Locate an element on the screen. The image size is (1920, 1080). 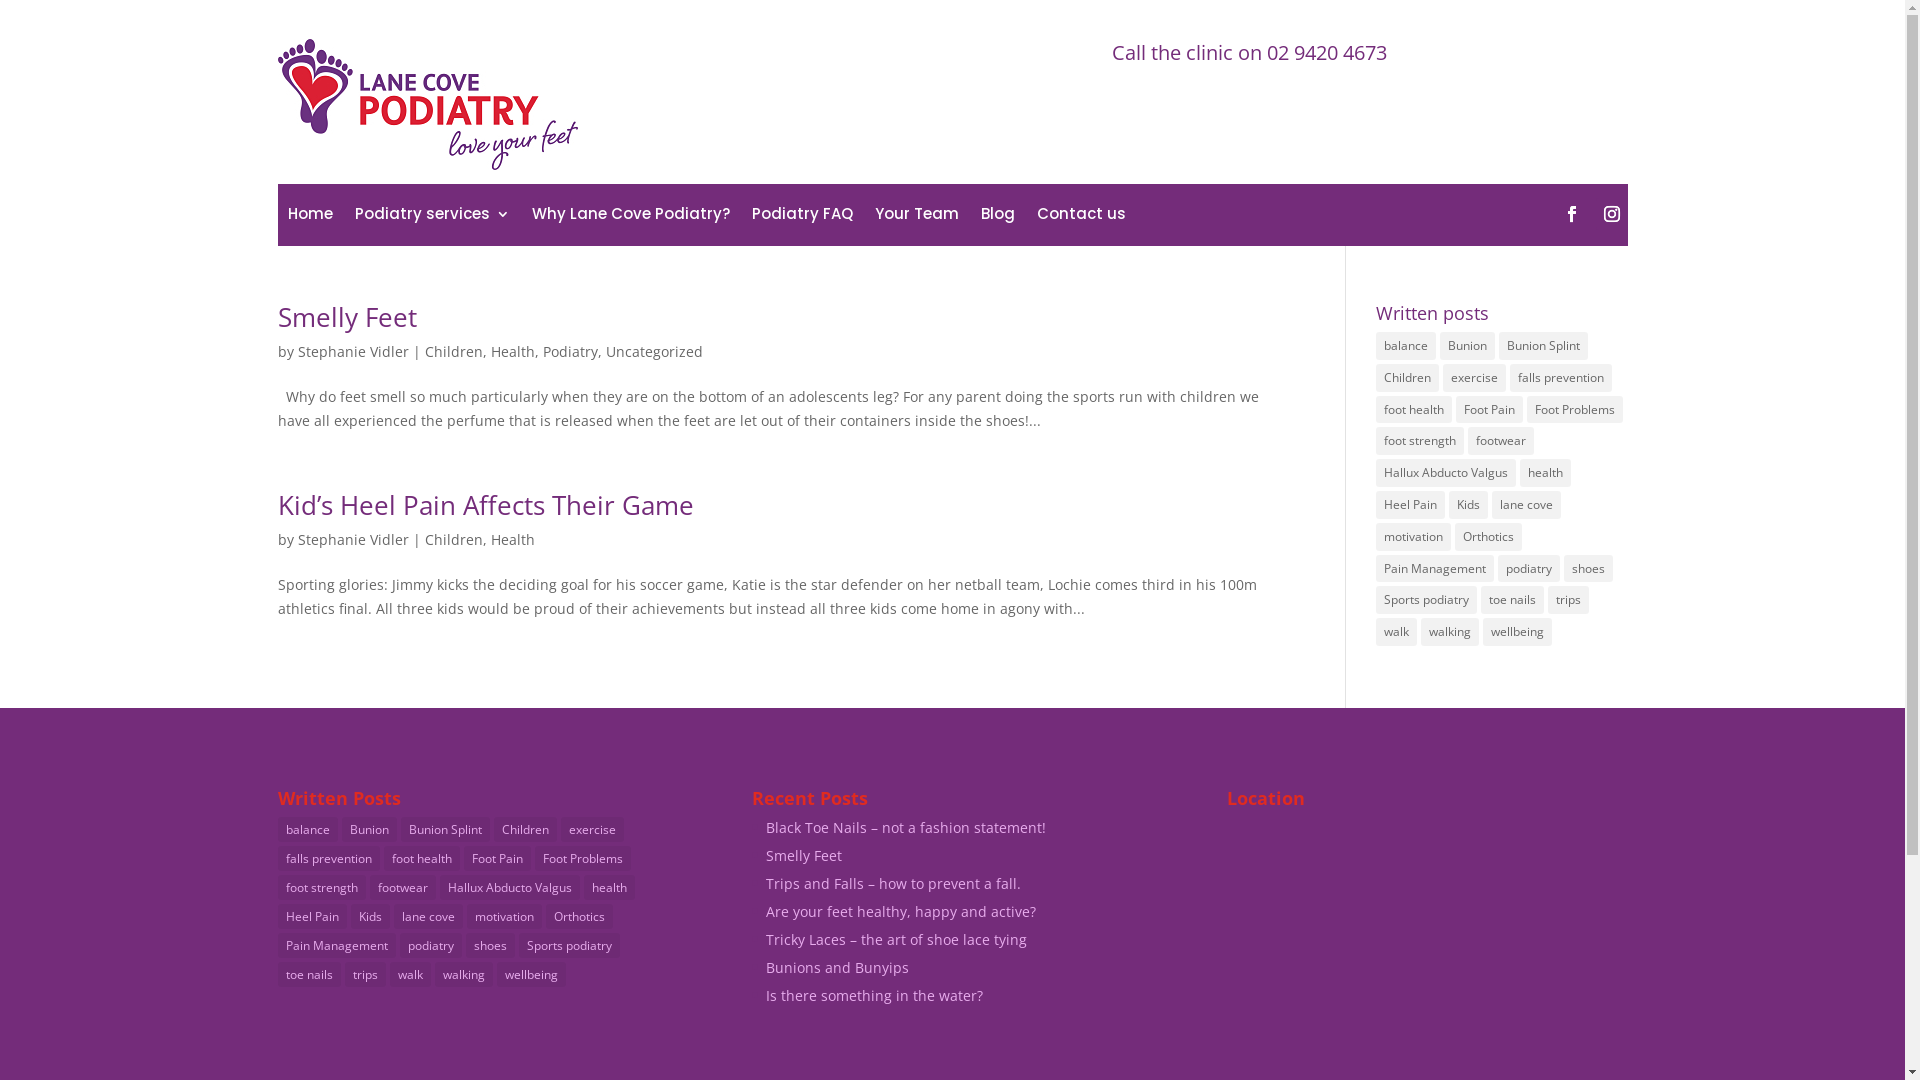
'Your Team' is located at coordinates (873, 218).